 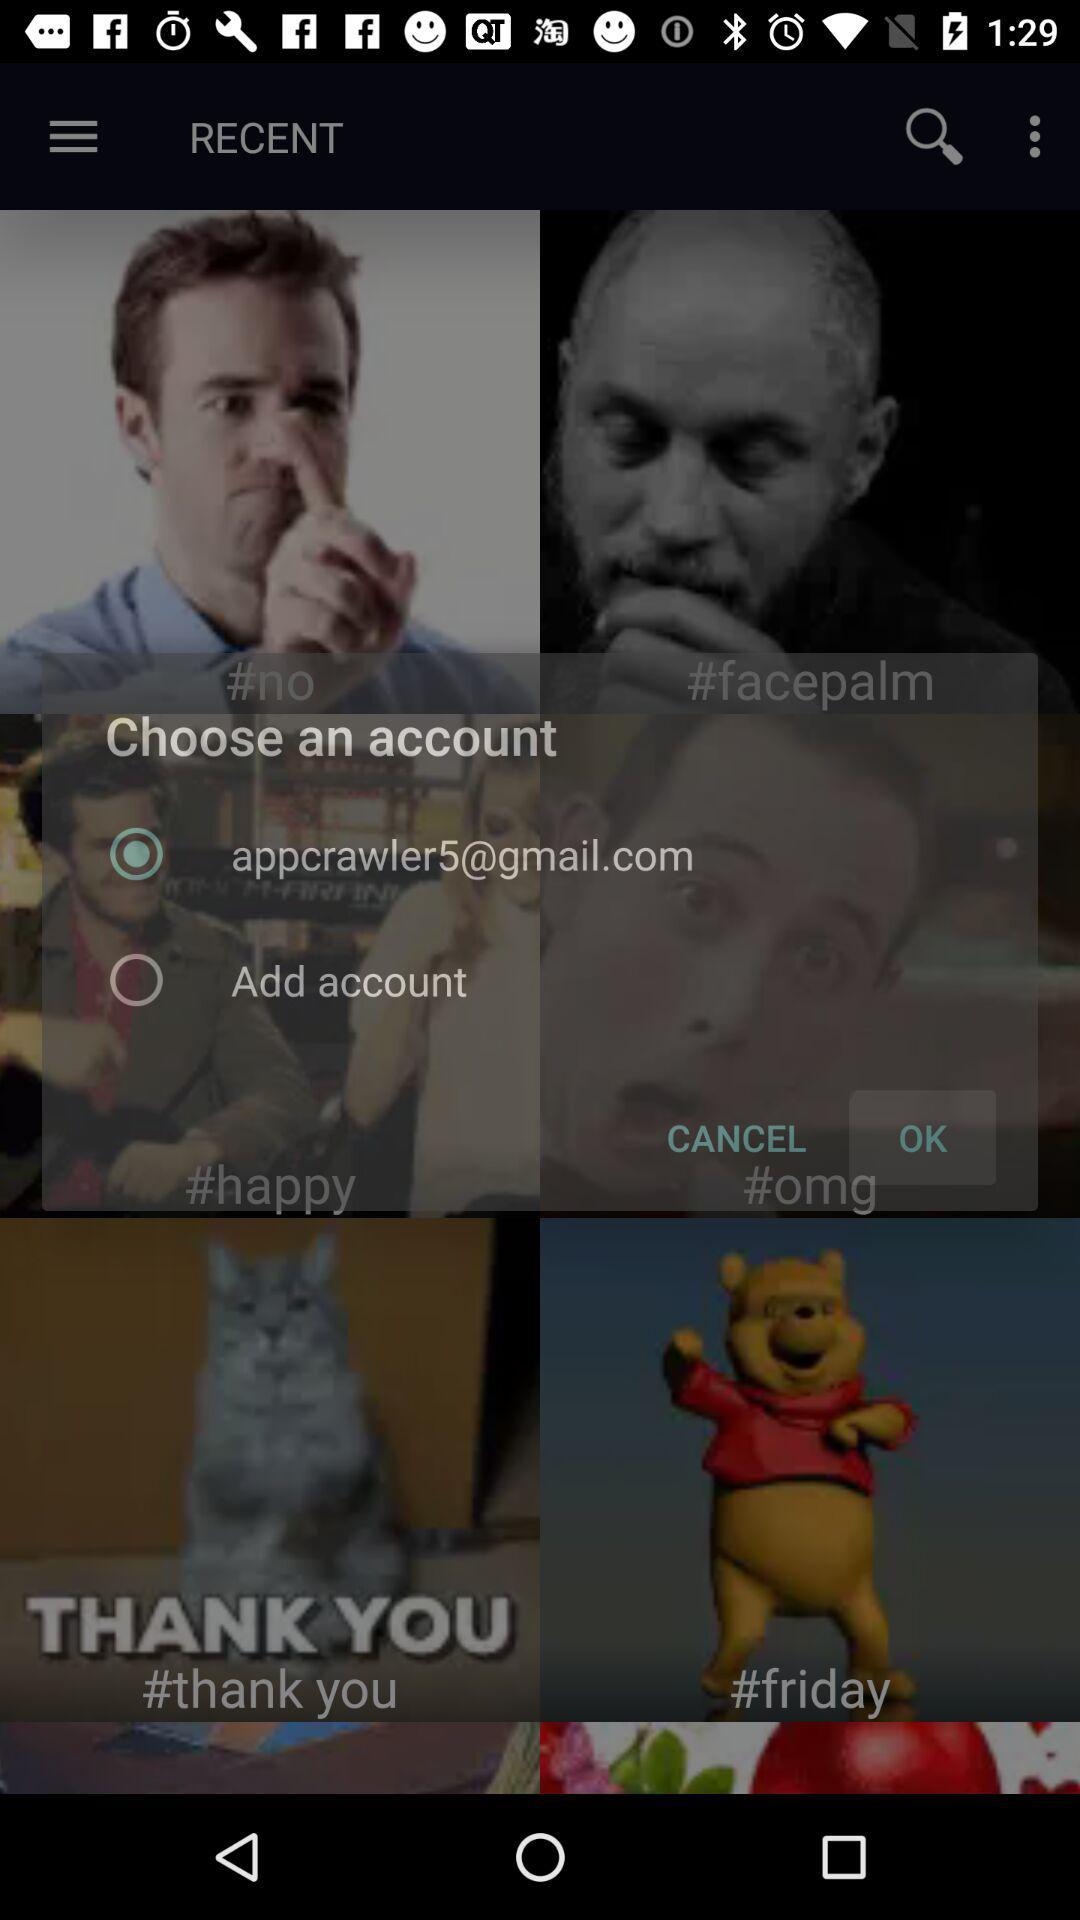 I want to click on image screen, so click(x=270, y=965).